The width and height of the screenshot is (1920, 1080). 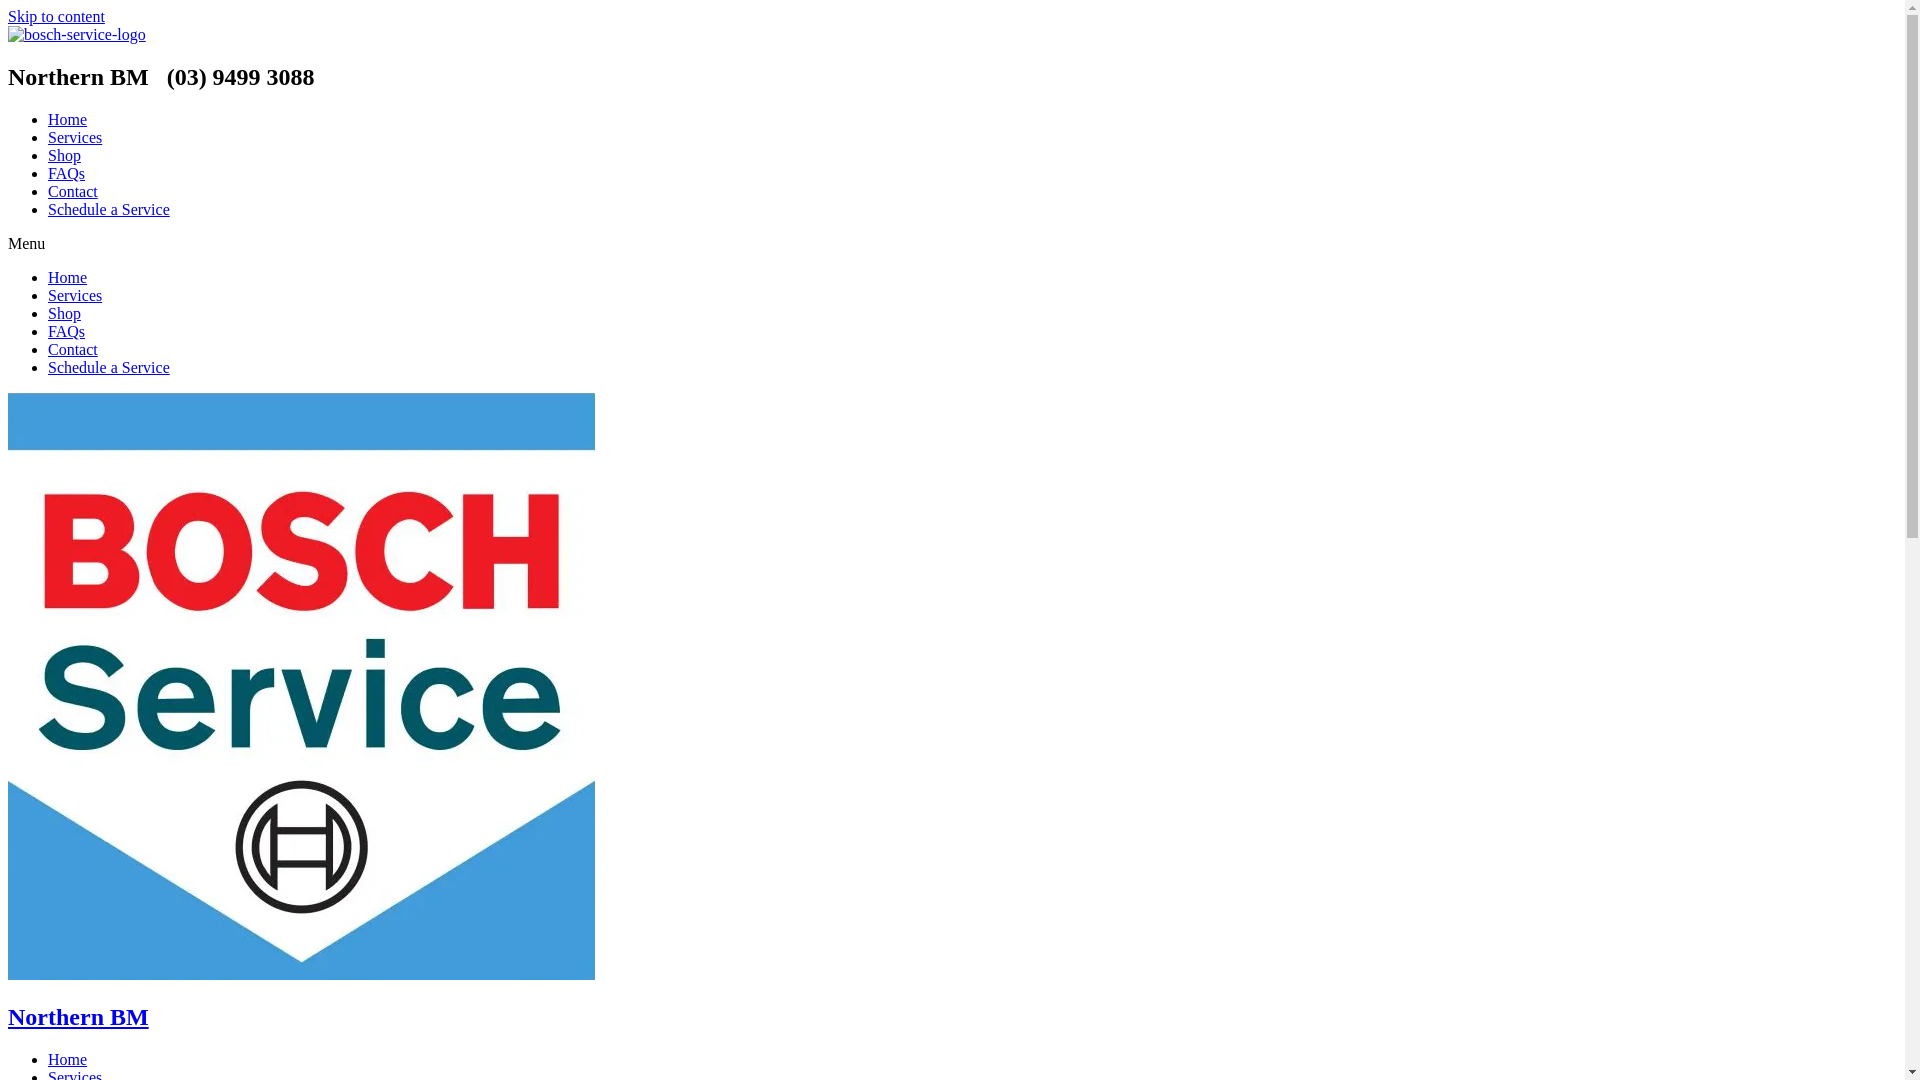 I want to click on 'Home', so click(x=67, y=277).